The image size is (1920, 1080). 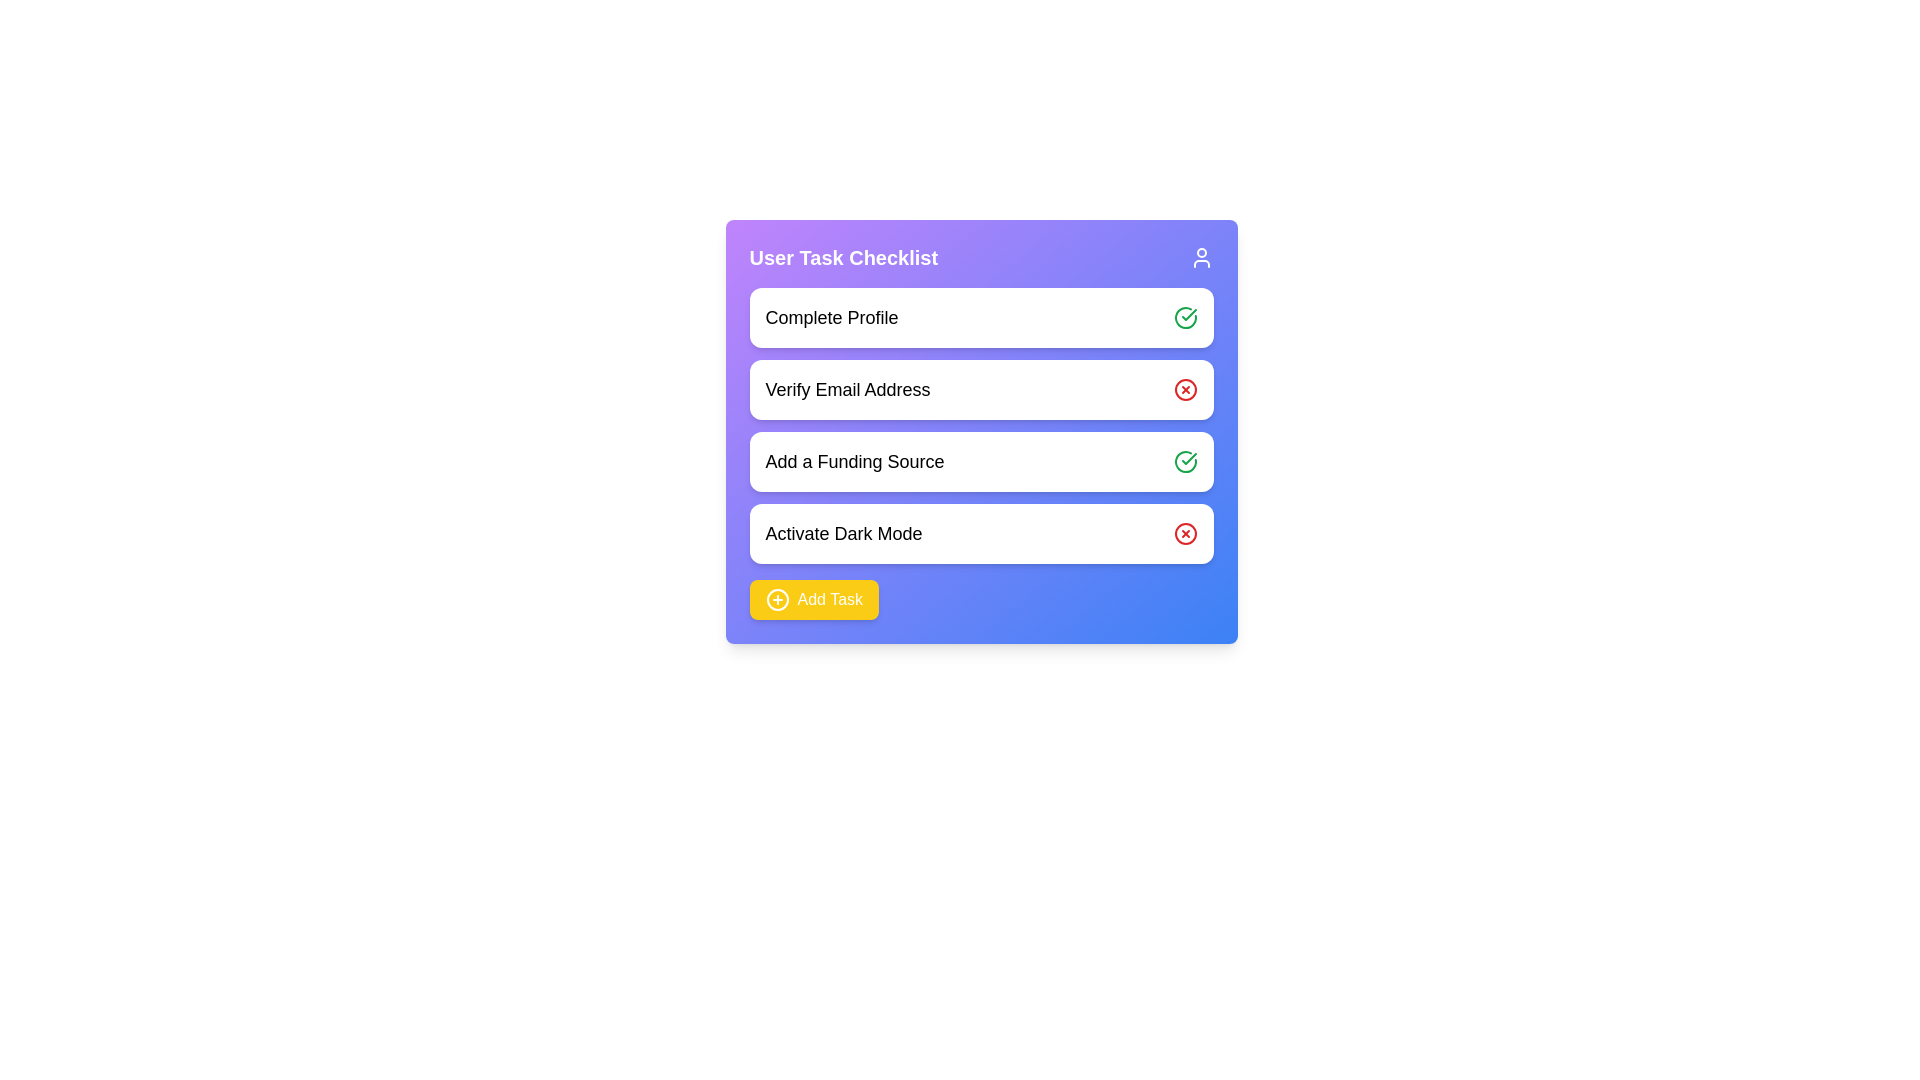 What do you see at coordinates (981, 316) in the screenshot?
I see `the 'Complete Profile' interactive card at the top of the User Task Checklist` at bounding box center [981, 316].